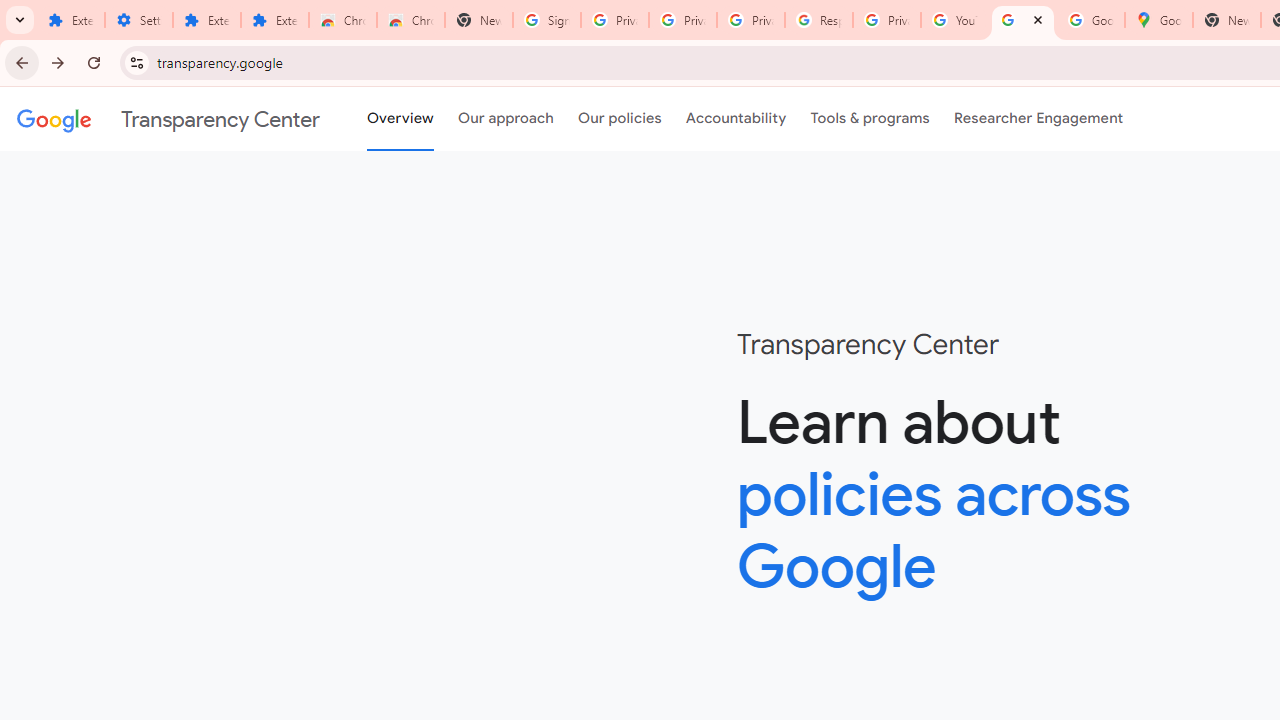 Image resolution: width=1280 pixels, height=720 pixels. Describe the element at coordinates (168, 119) in the screenshot. I see `'Transparency Center'` at that location.